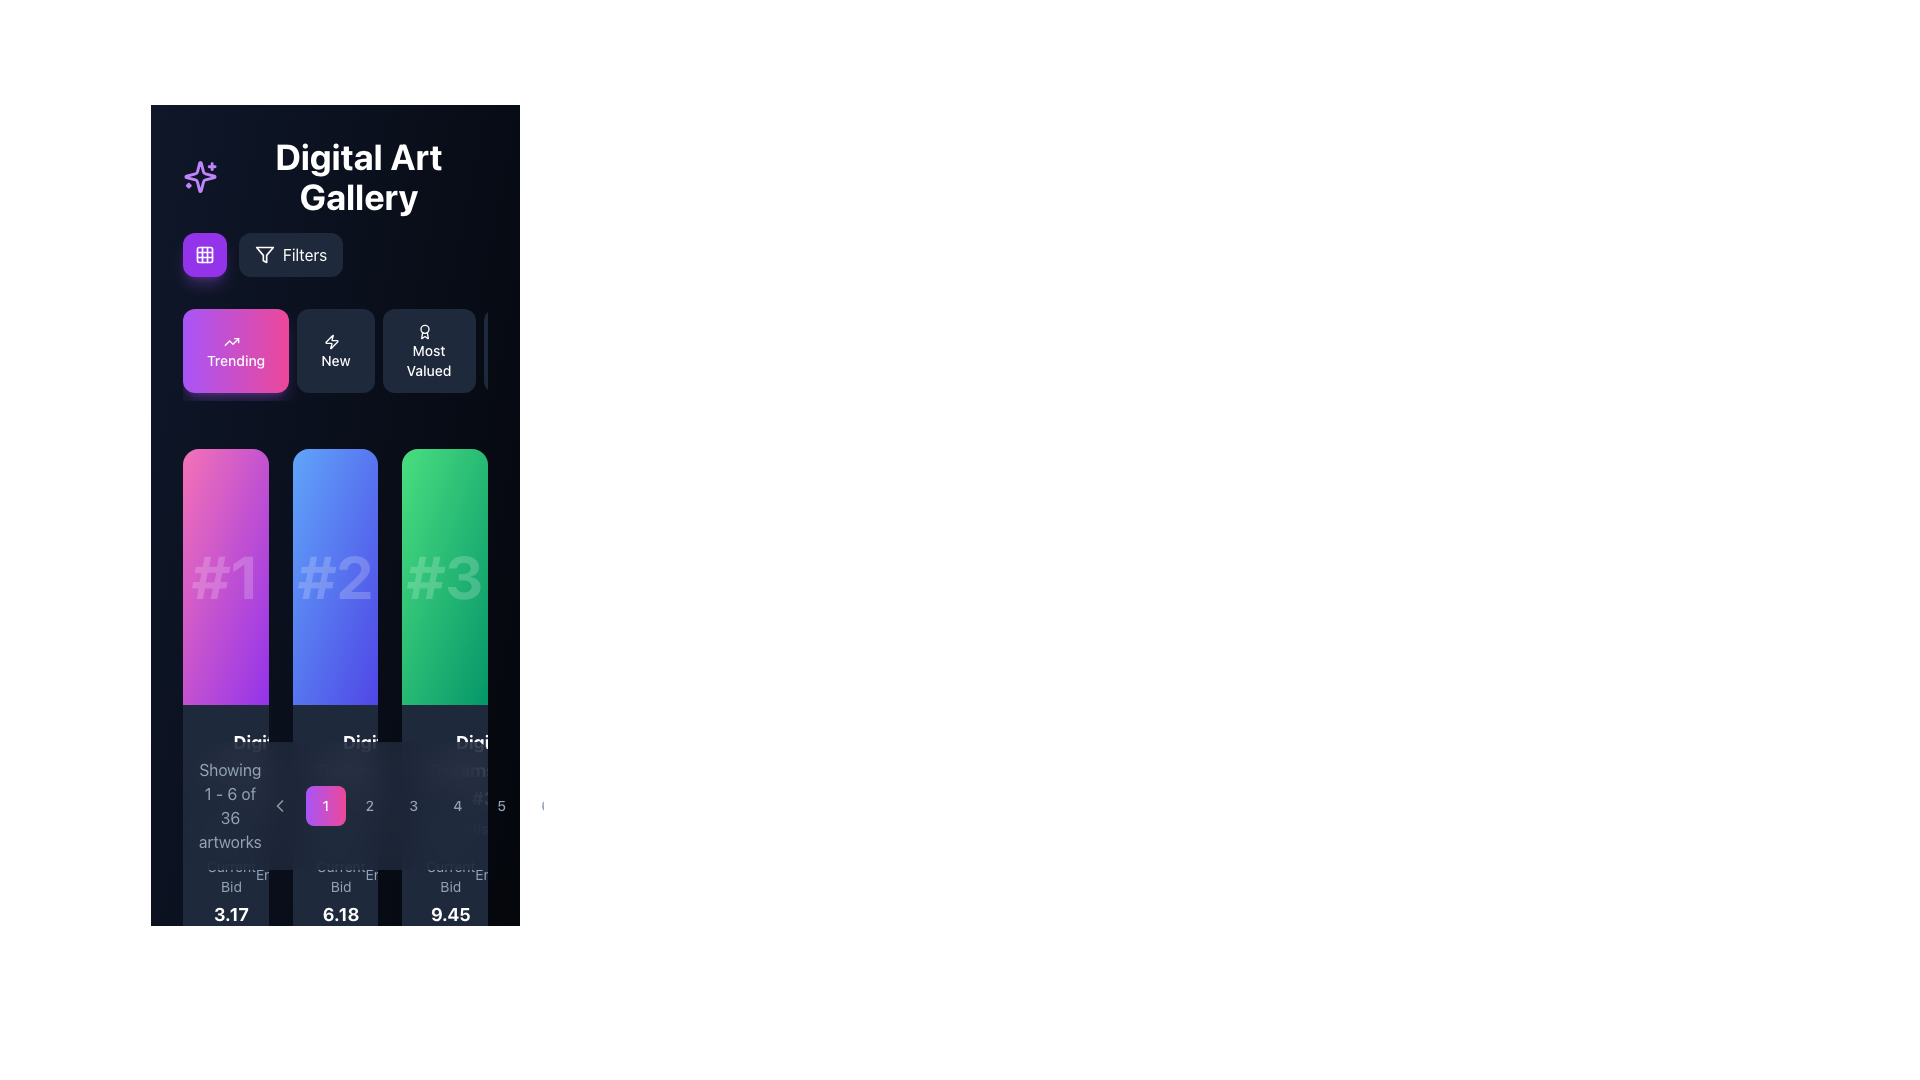 The height and width of the screenshot is (1080, 1920). What do you see at coordinates (236, 350) in the screenshot?
I see `the 'Trending' button, which is a rectangular button with rounded corners and a gradient background from purple to pink, containing white text and an upward trending line icon on the left` at bounding box center [236, 350].